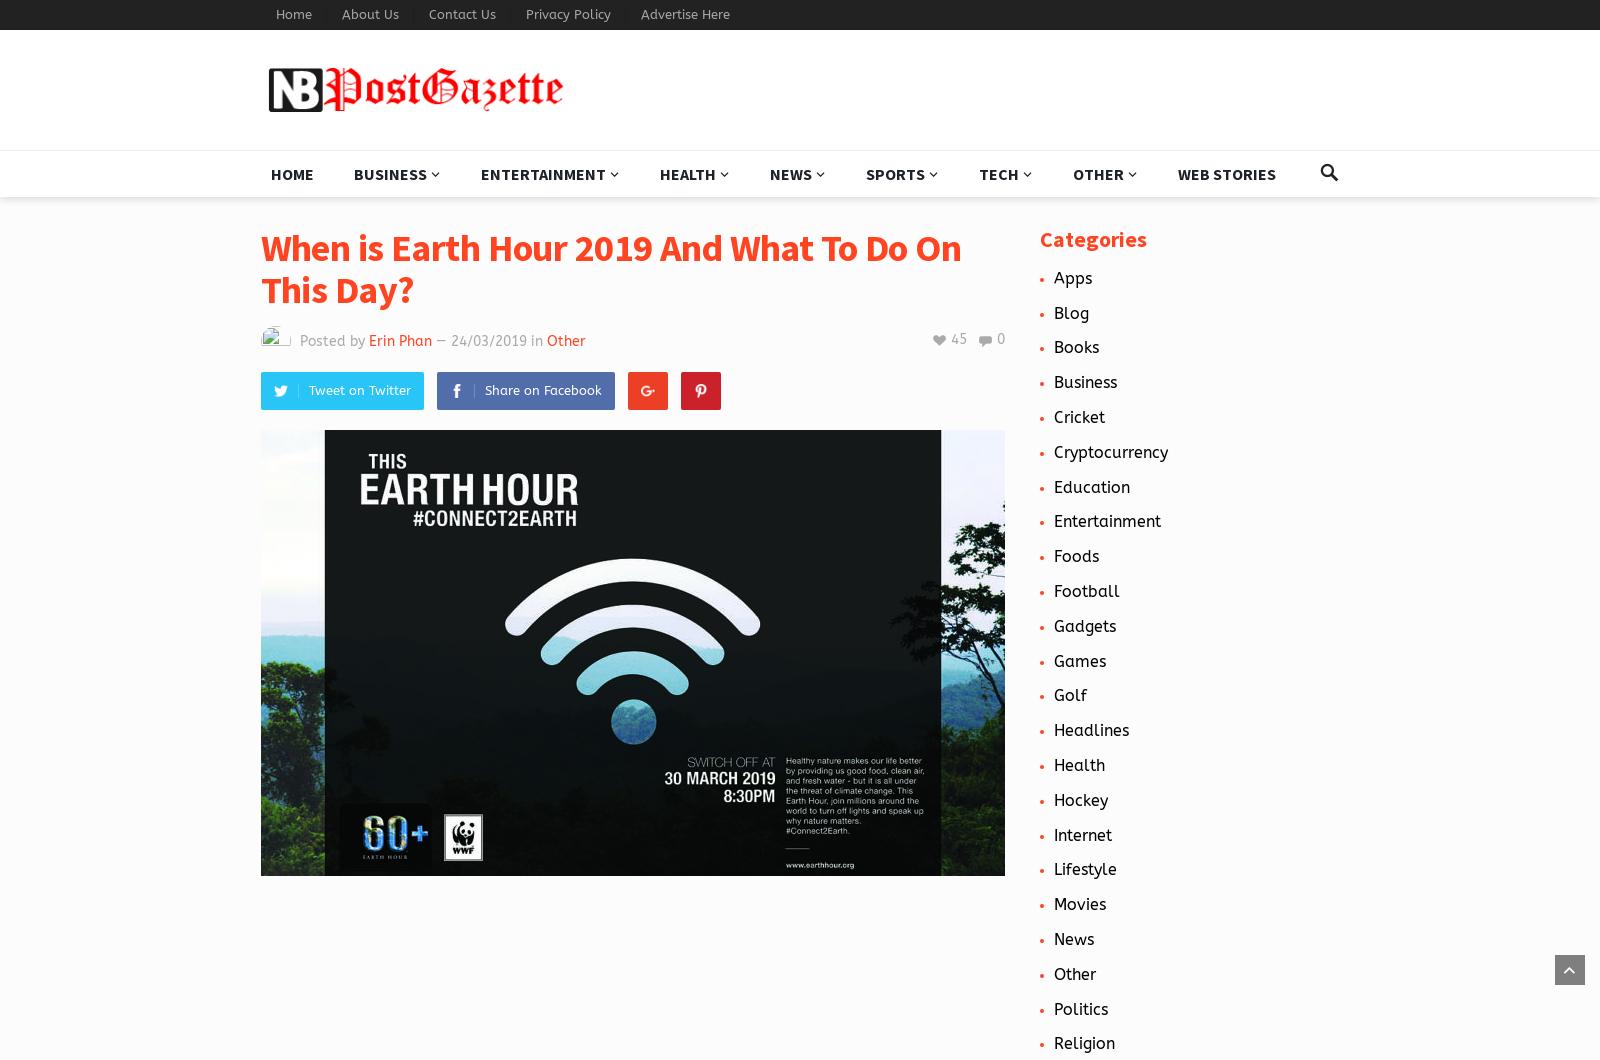  I want to click on 'Erin Phan', so click(399, 340).